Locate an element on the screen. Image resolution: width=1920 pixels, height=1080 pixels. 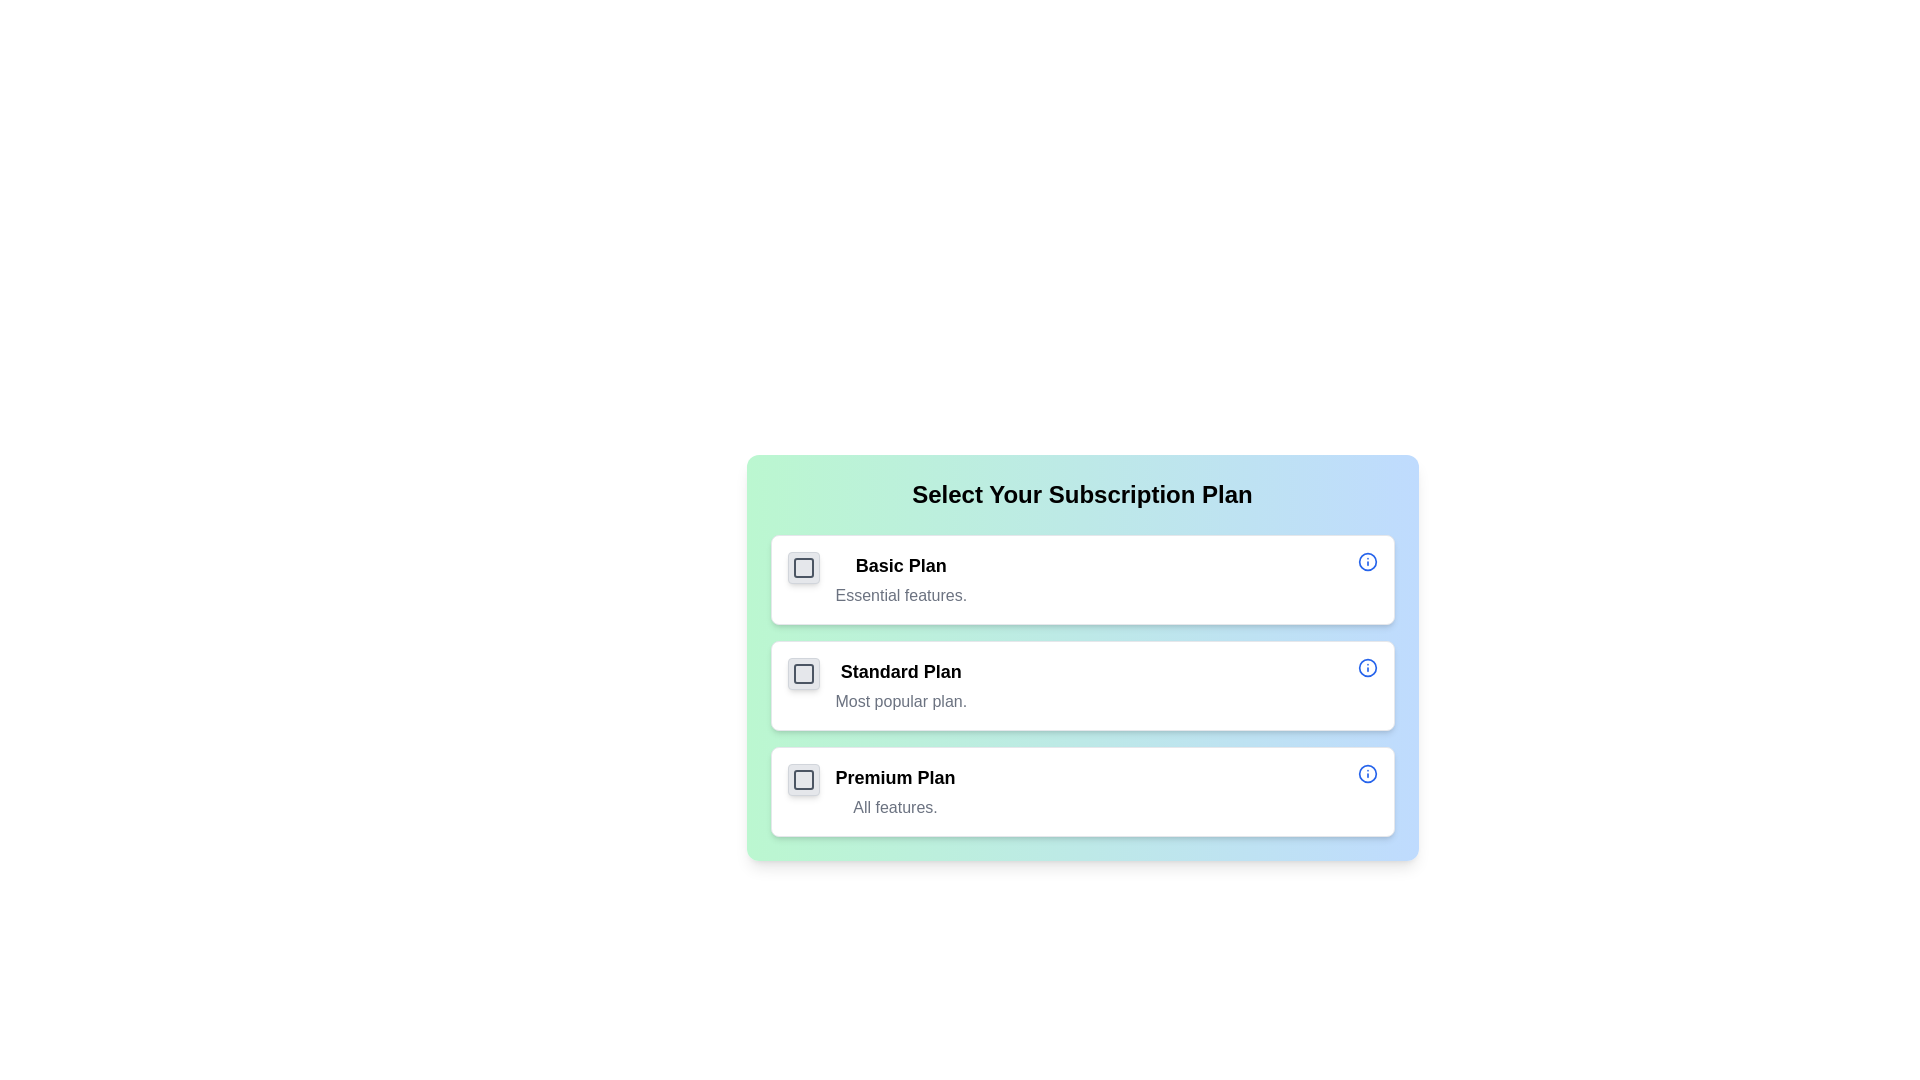
to select the 'Standard Plan' subscription option, which is the second item in the vertical list of subscription plans beneath the 'Select Your Subscription Plan' title is located at coordinates (1081, 658).